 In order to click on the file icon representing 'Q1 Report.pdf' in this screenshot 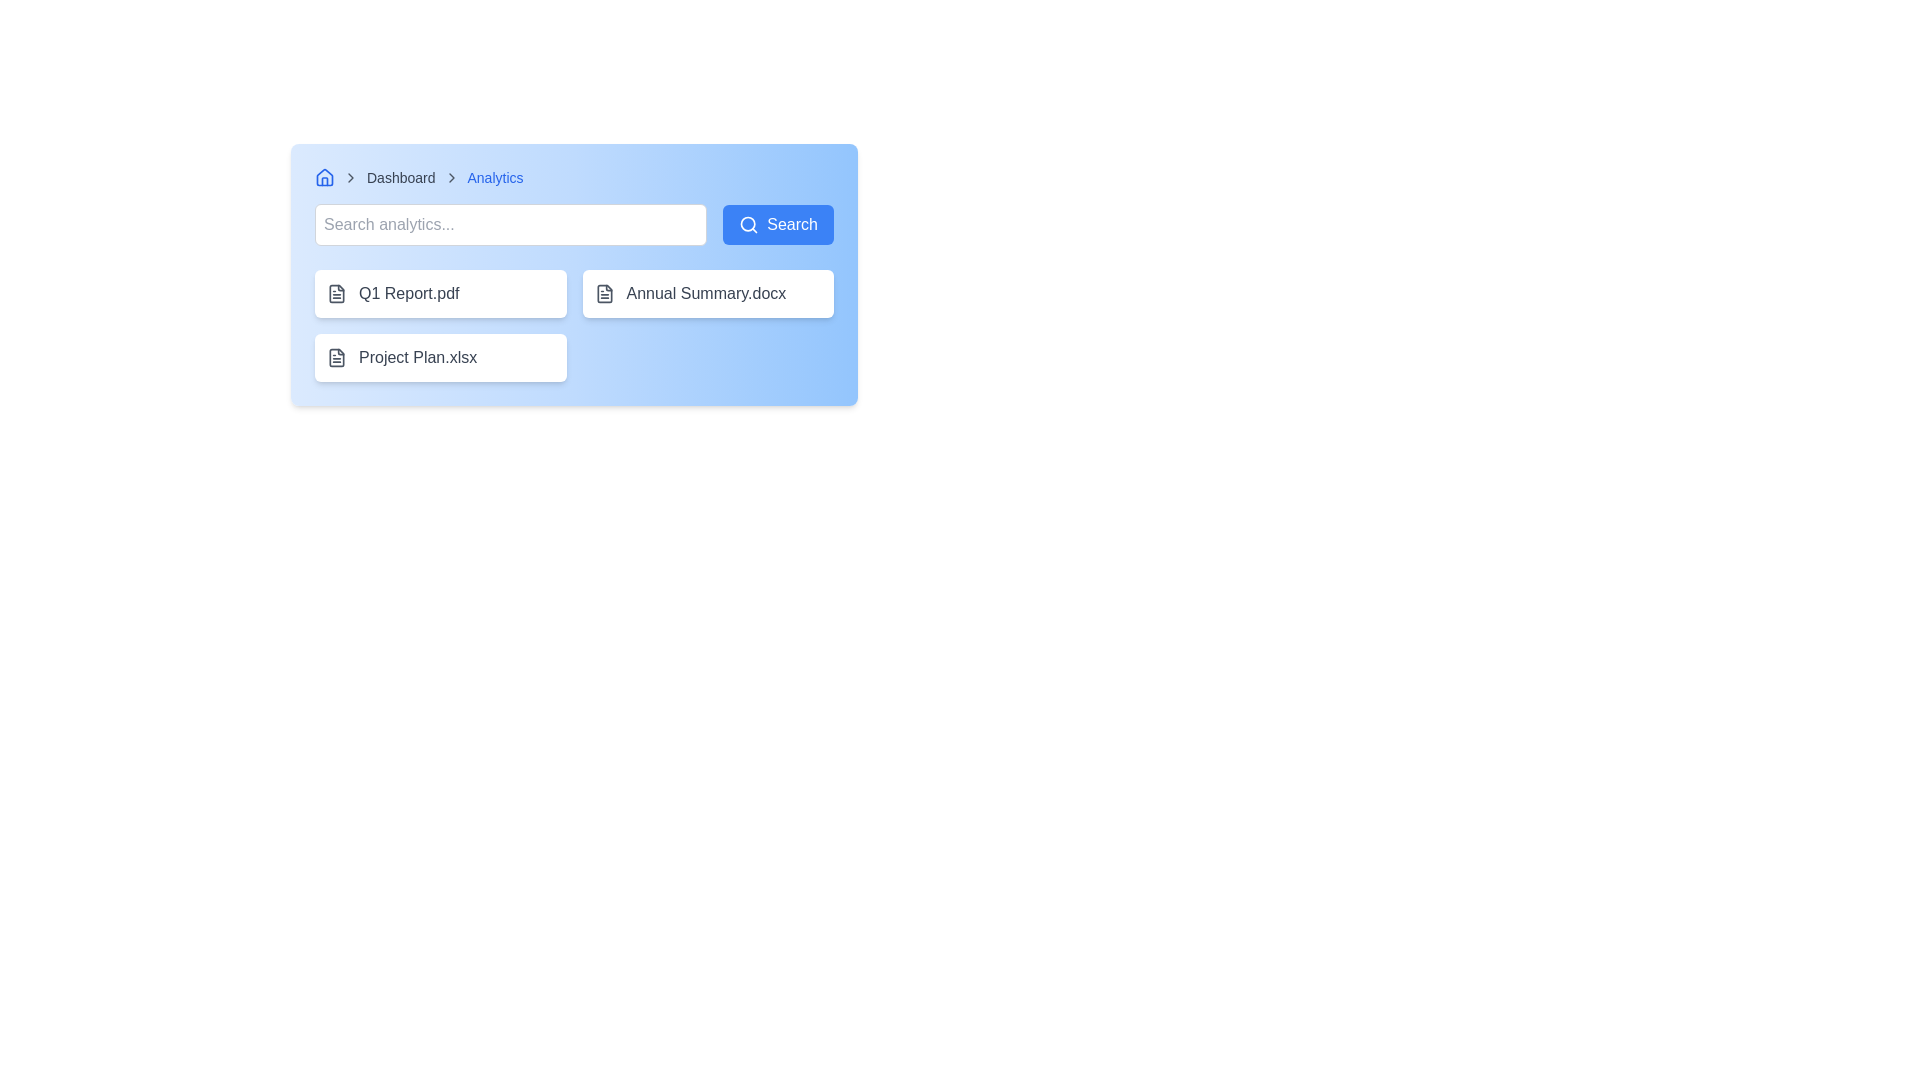, I will do `click(336, 293)`.